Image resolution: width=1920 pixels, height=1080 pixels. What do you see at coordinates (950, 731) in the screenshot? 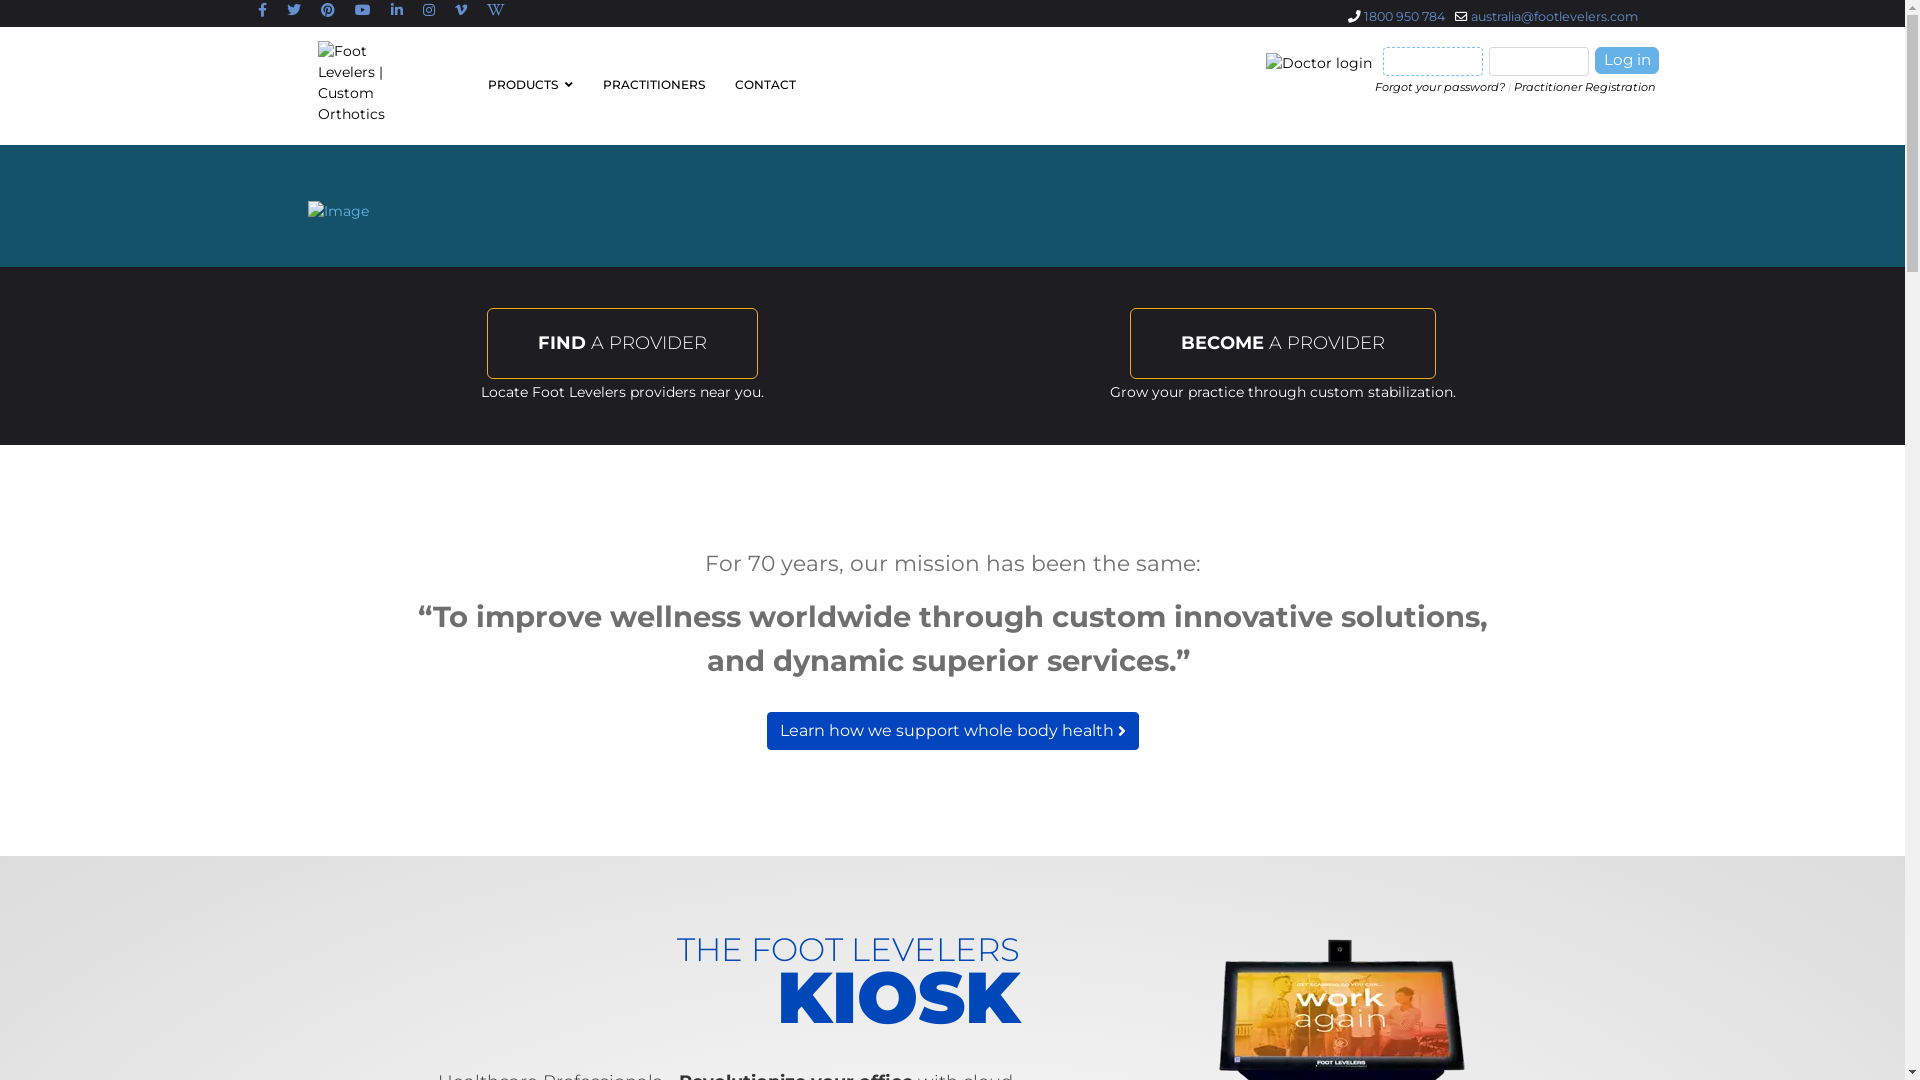
I see `'Learn how we support whole body health'` at bounding box center [950, 731].